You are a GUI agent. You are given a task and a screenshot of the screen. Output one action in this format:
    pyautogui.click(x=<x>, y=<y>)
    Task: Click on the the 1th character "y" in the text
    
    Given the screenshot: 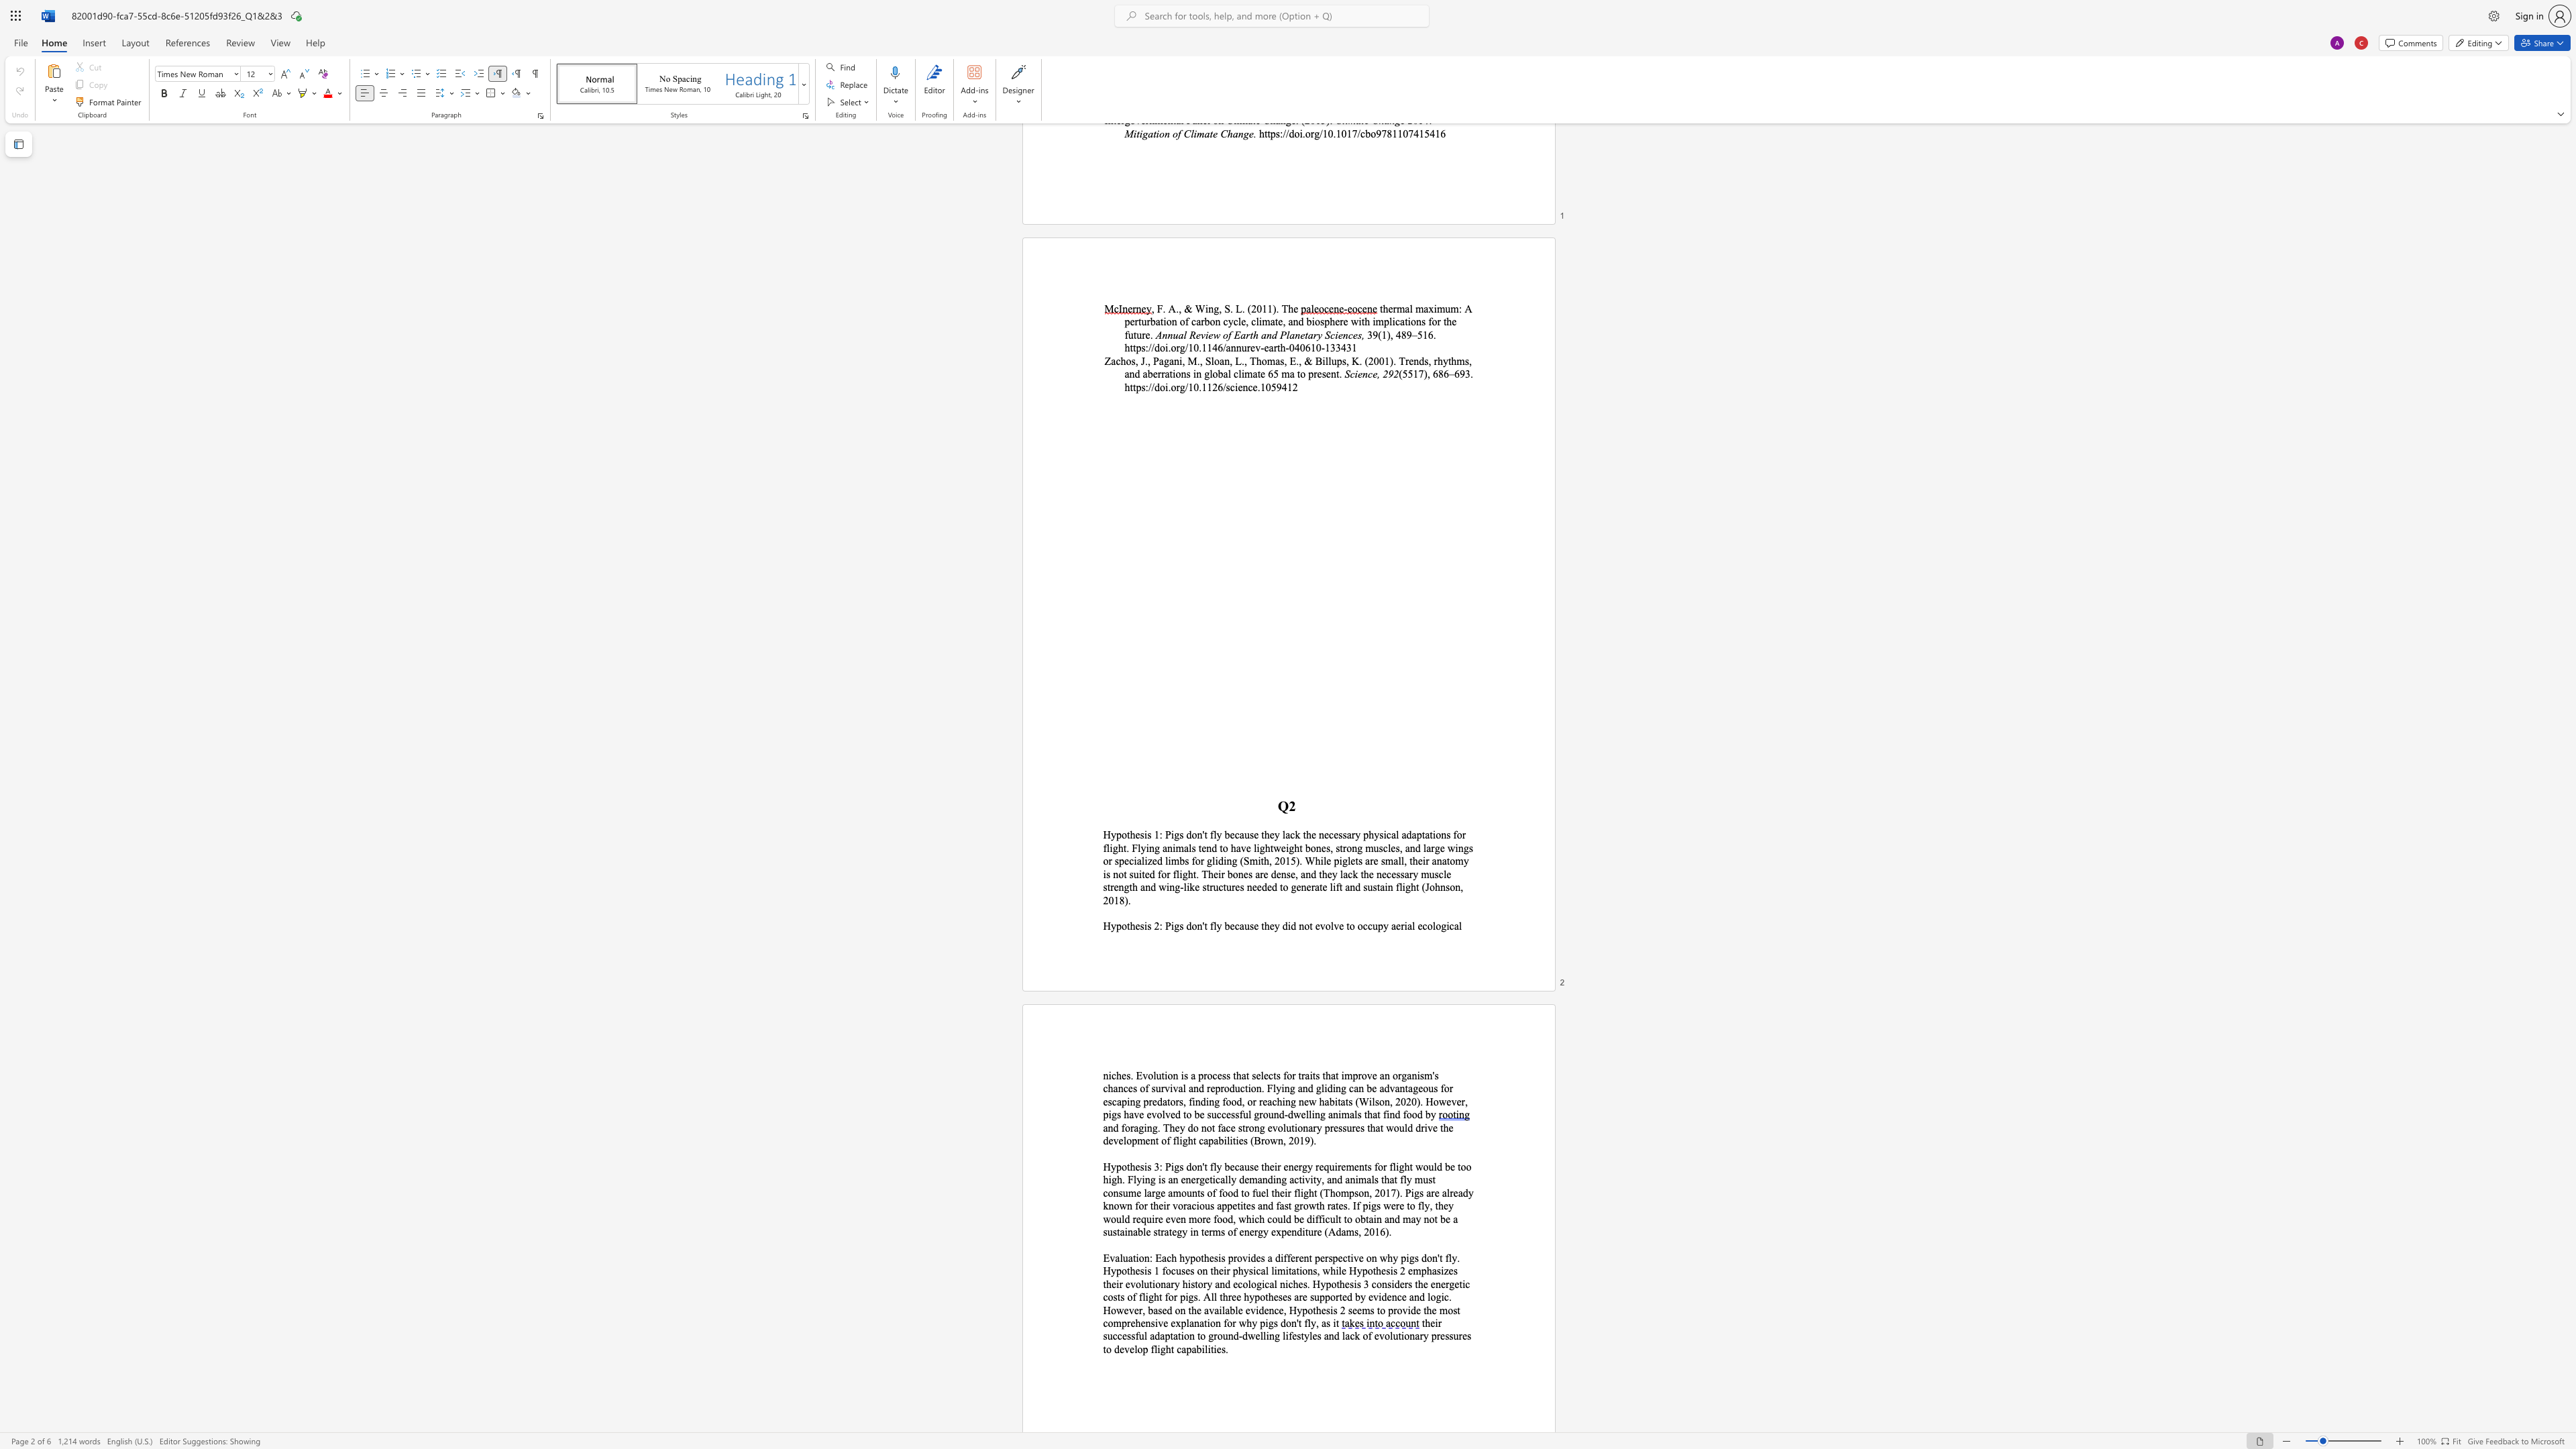 What is the action you would take?
    pyautogui.click(x=1277, y=1088)
    